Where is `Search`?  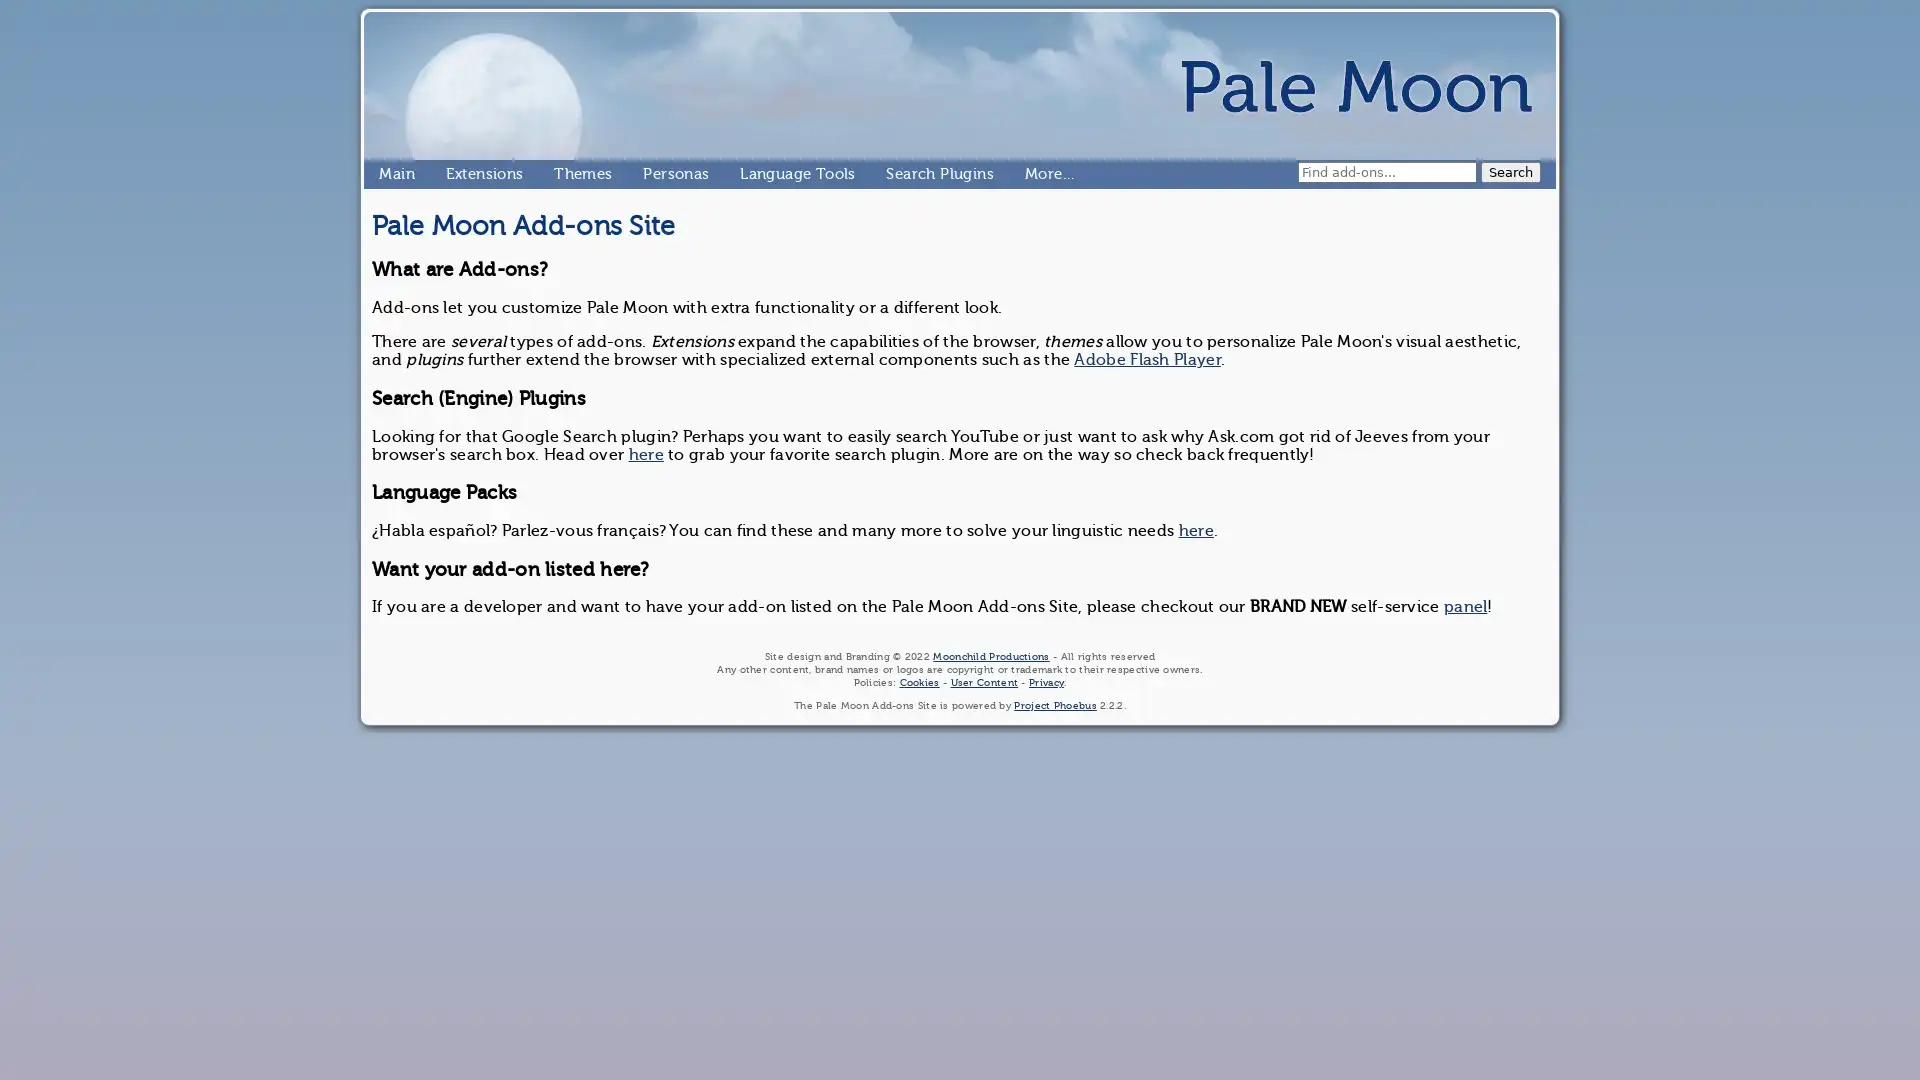
Search is located at coordinates (1511, 171).